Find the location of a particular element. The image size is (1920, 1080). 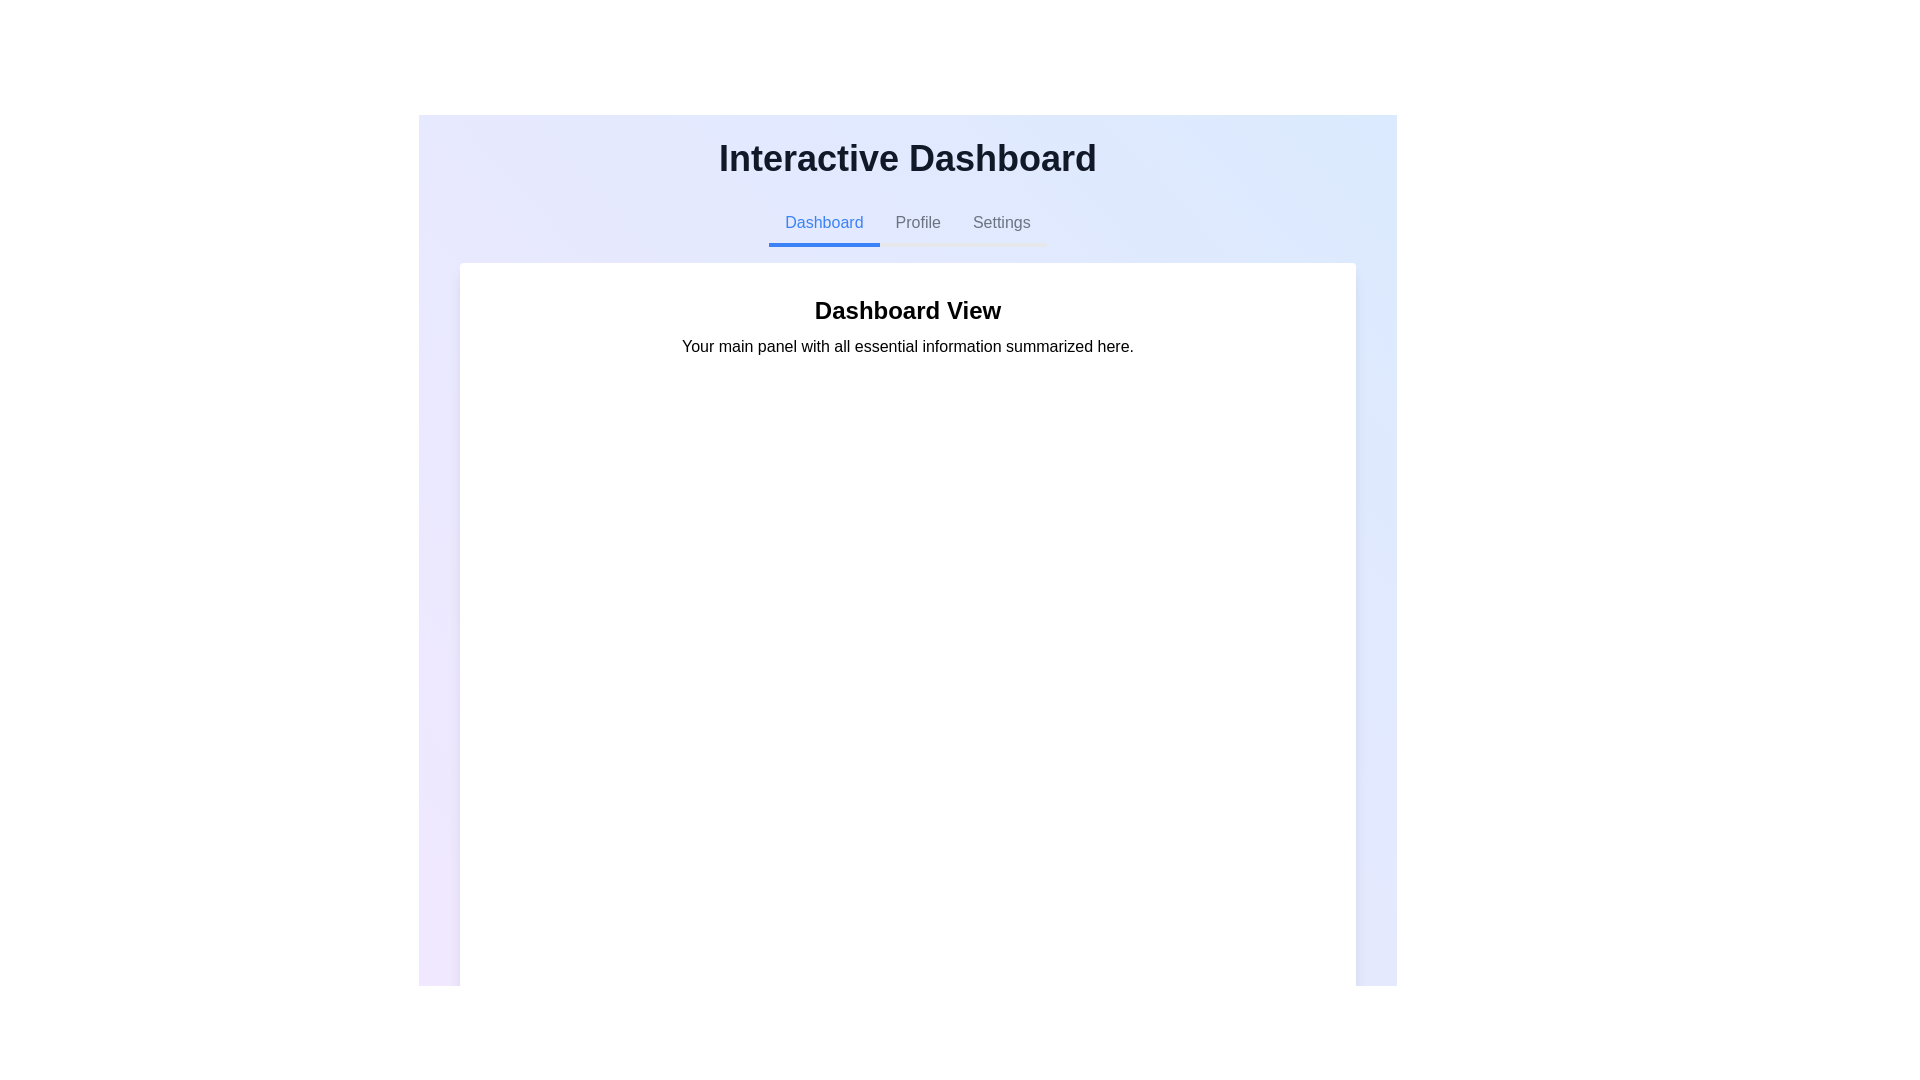

the dashboard navigation button located in the upper section of the interface, which is the first button among three in a horizontal navigation bar is located at coordinates (824, 224).